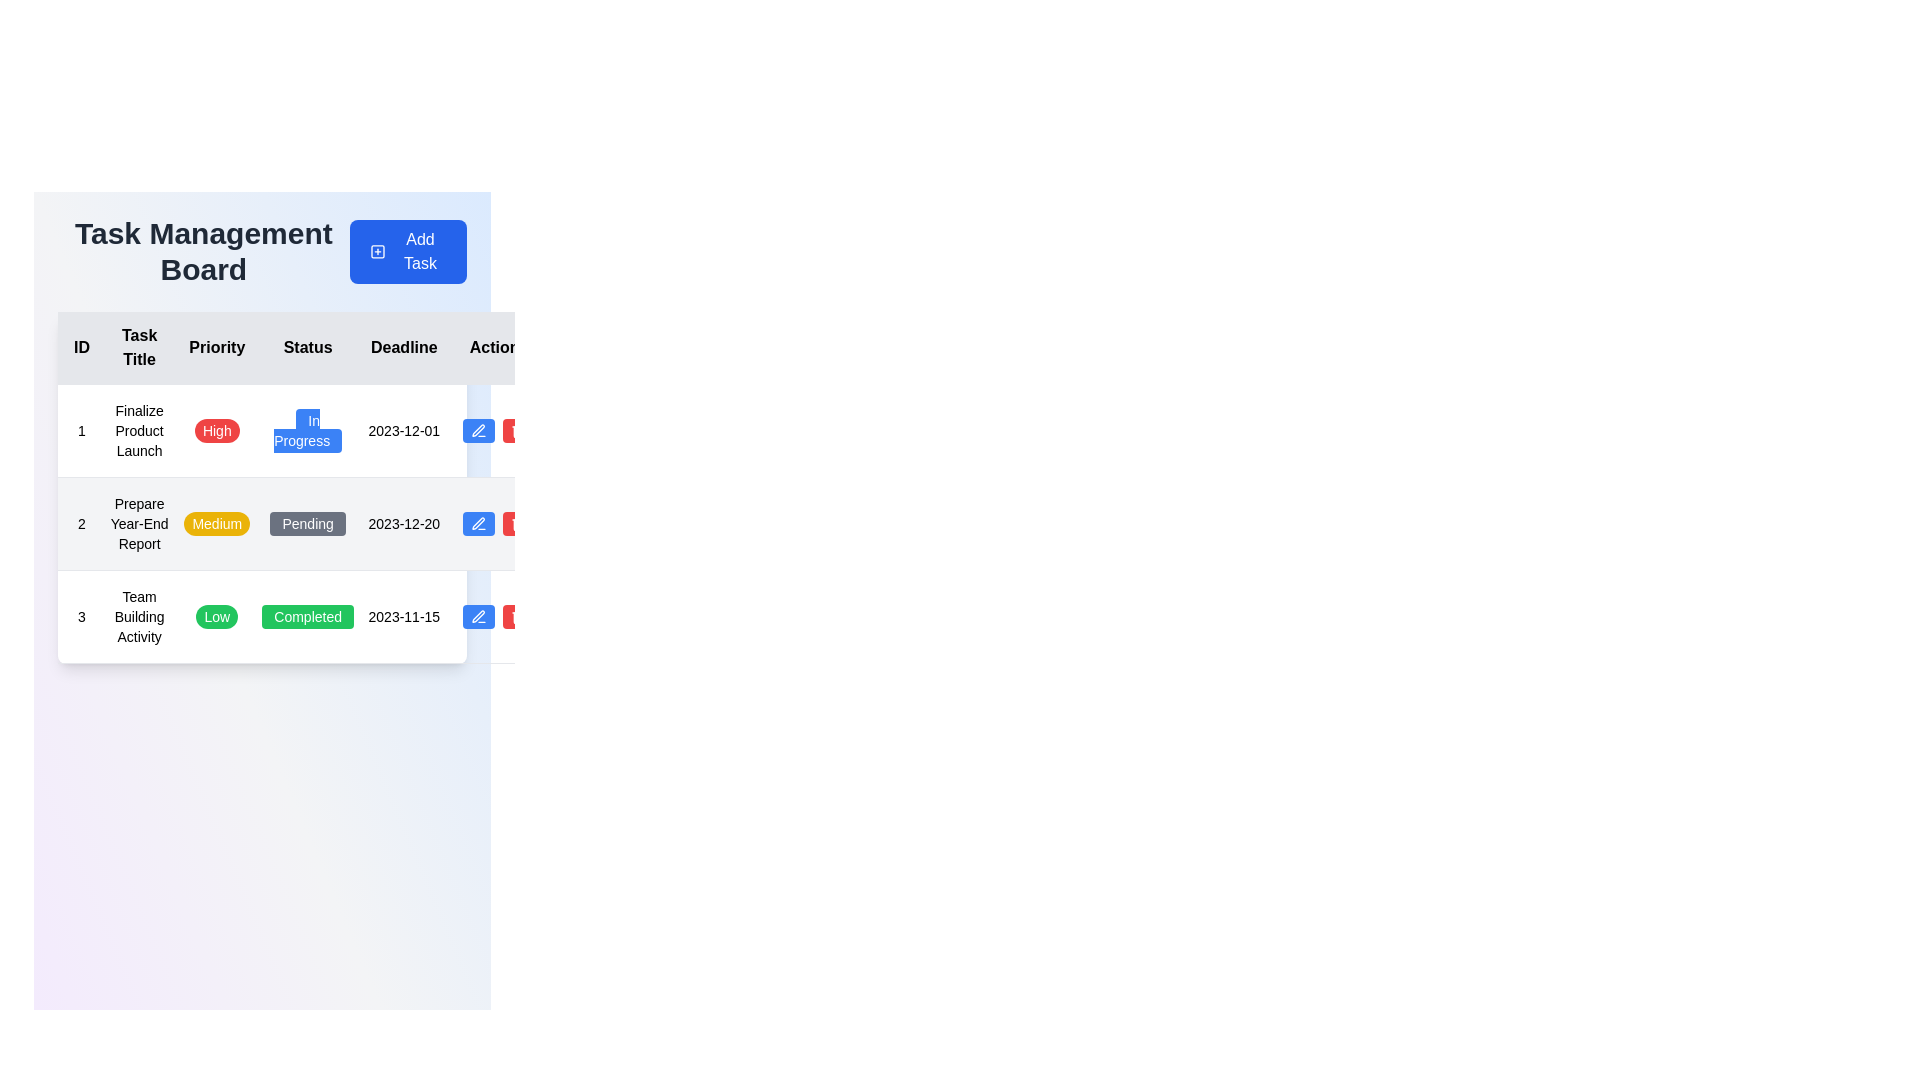 The height and width of the screenshot is (1080, 1920). I want to click on the 'Completed' label with a green background and white text in the 'Status' column of the third row of the table, so click(307, 616).